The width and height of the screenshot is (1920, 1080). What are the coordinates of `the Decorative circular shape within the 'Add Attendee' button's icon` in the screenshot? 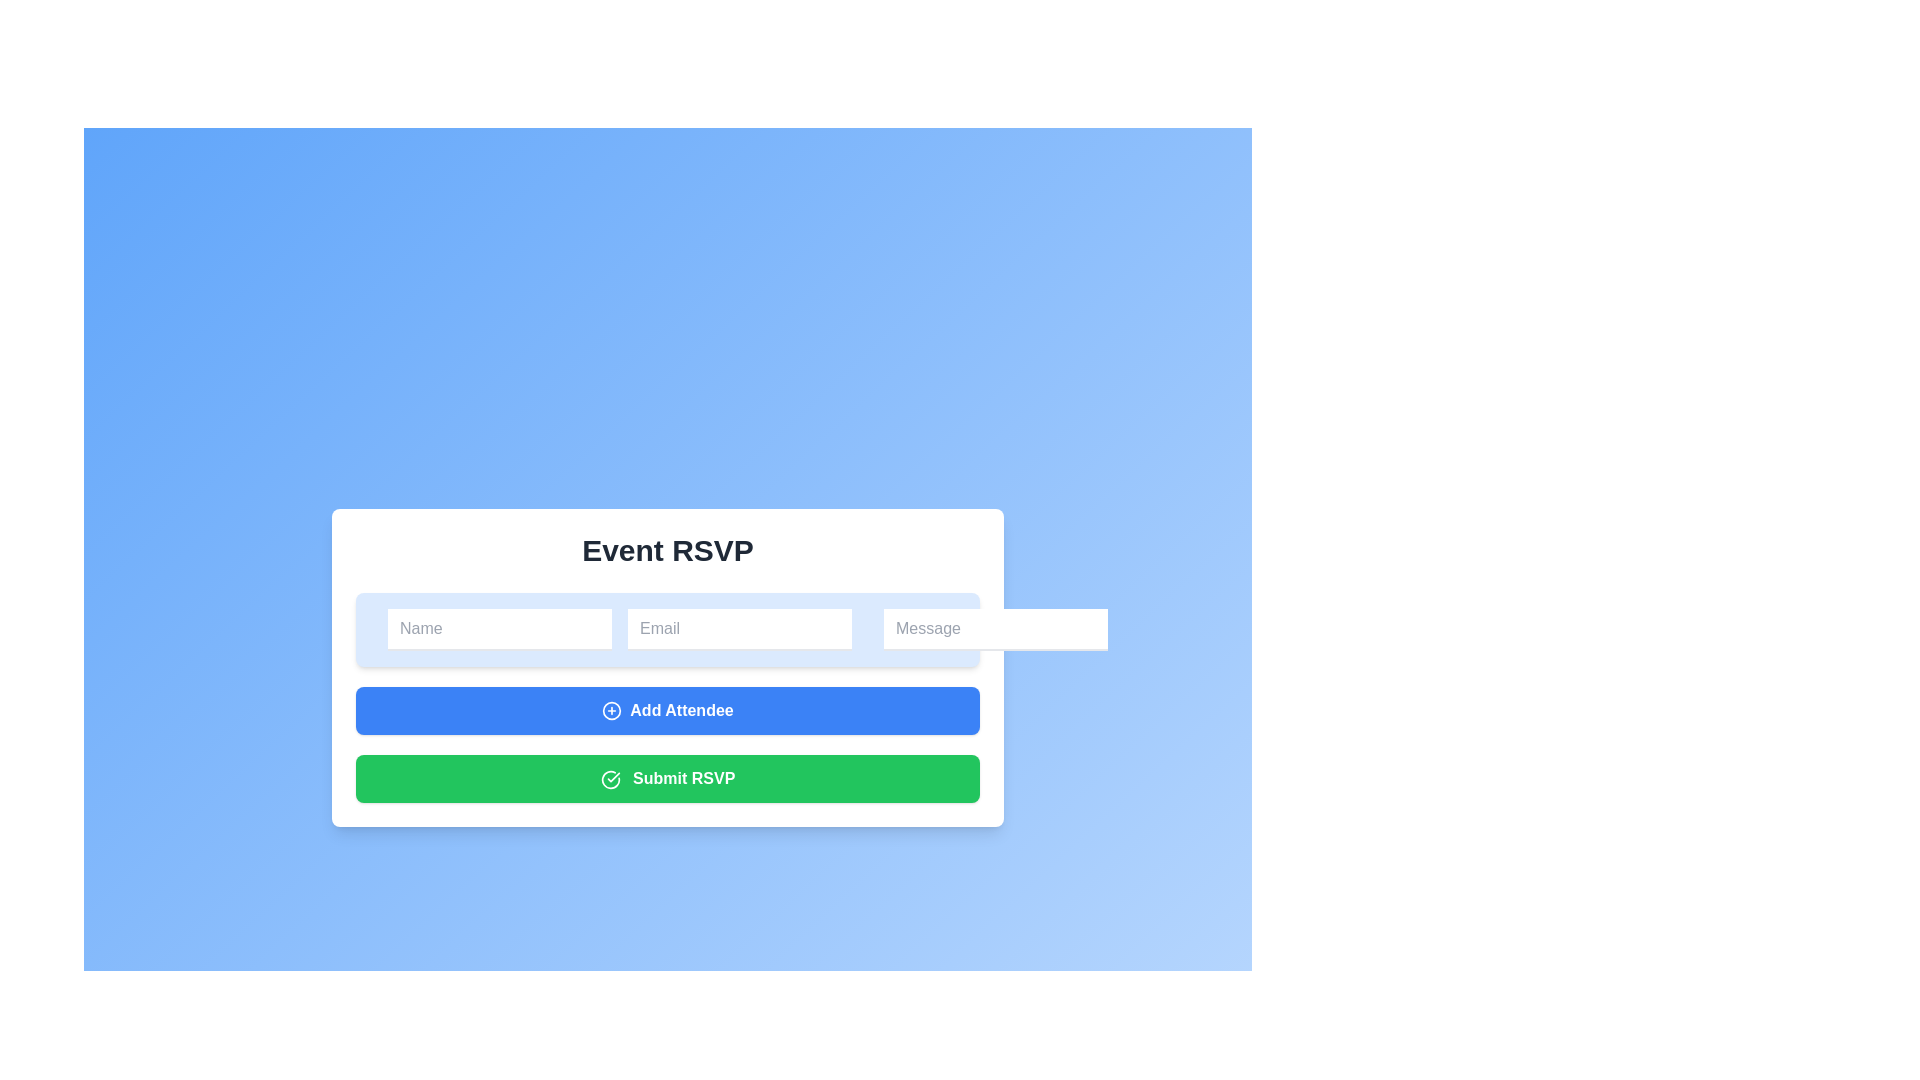 It's located at (611, 709).